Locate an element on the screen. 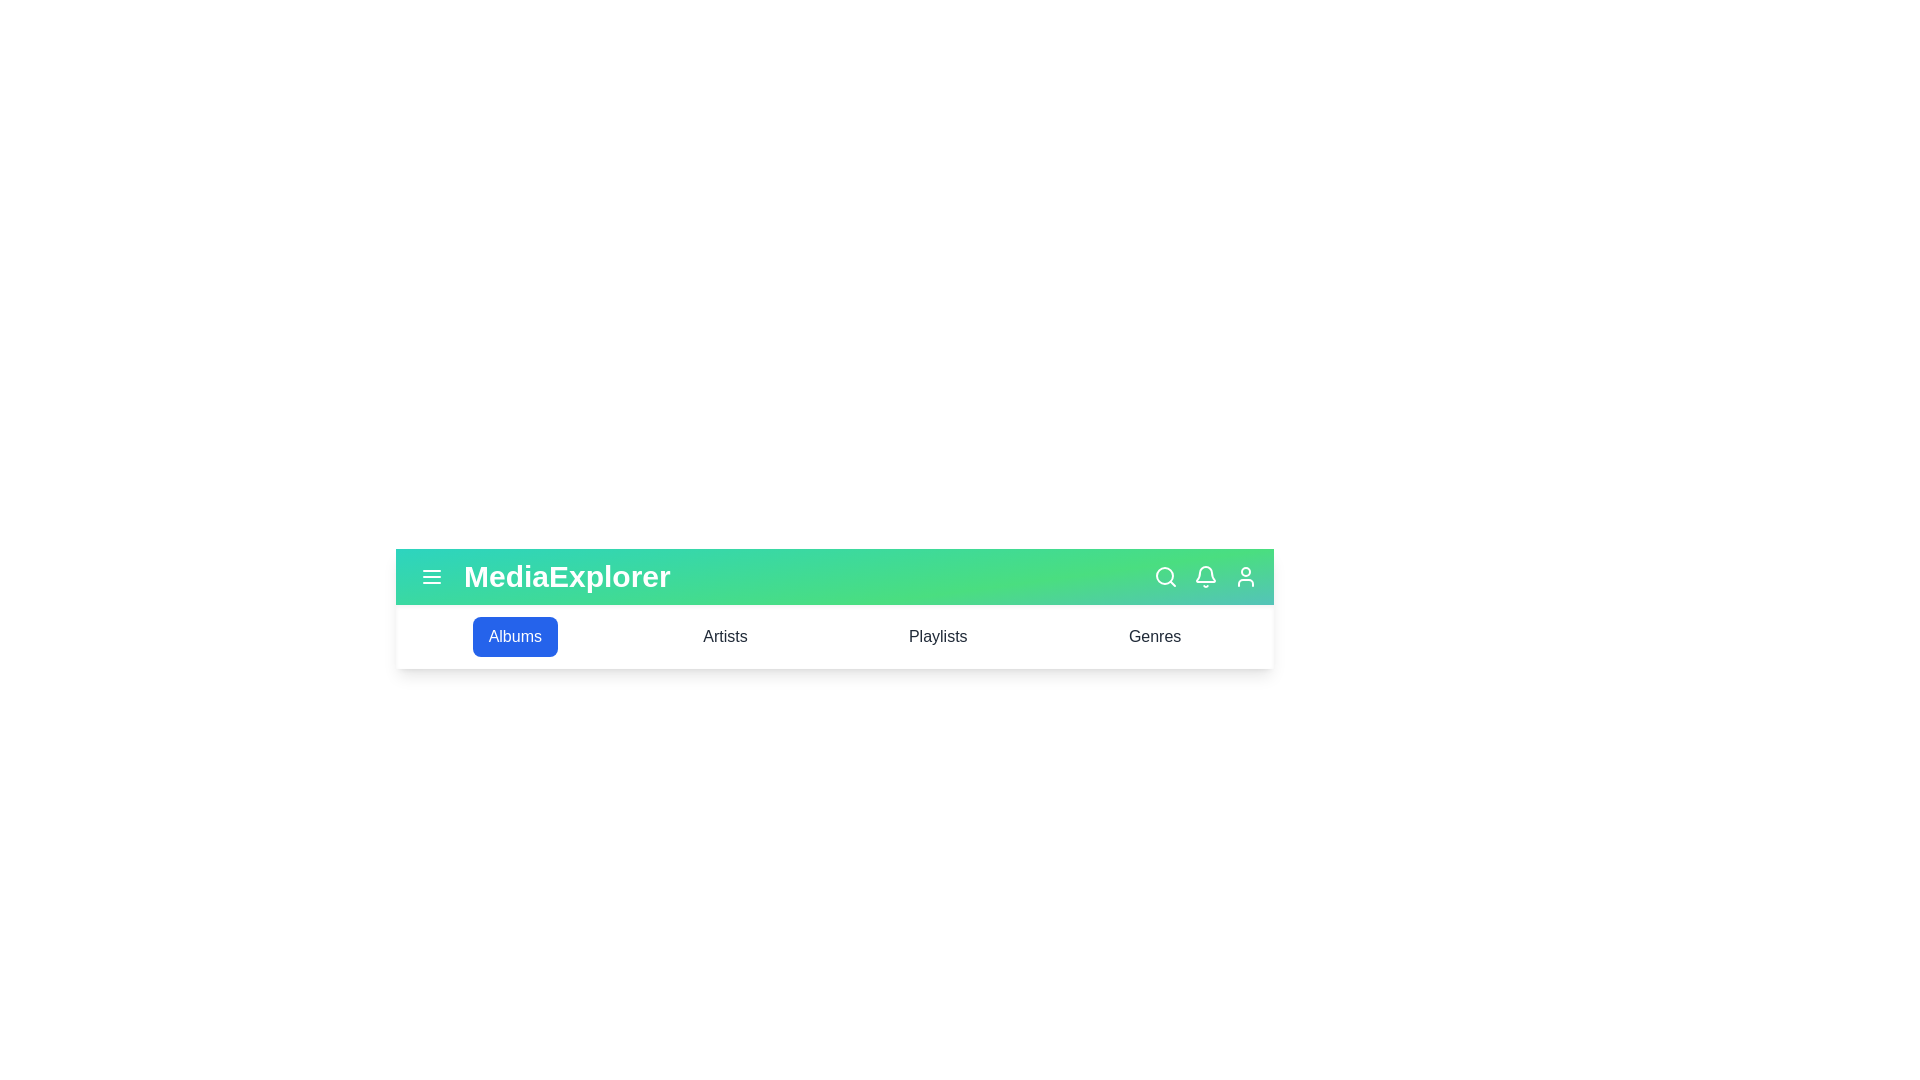 The image size is (1920, 1080). the Playlists tab in the MultimediaAppBar is located at coordinates (936, 636).